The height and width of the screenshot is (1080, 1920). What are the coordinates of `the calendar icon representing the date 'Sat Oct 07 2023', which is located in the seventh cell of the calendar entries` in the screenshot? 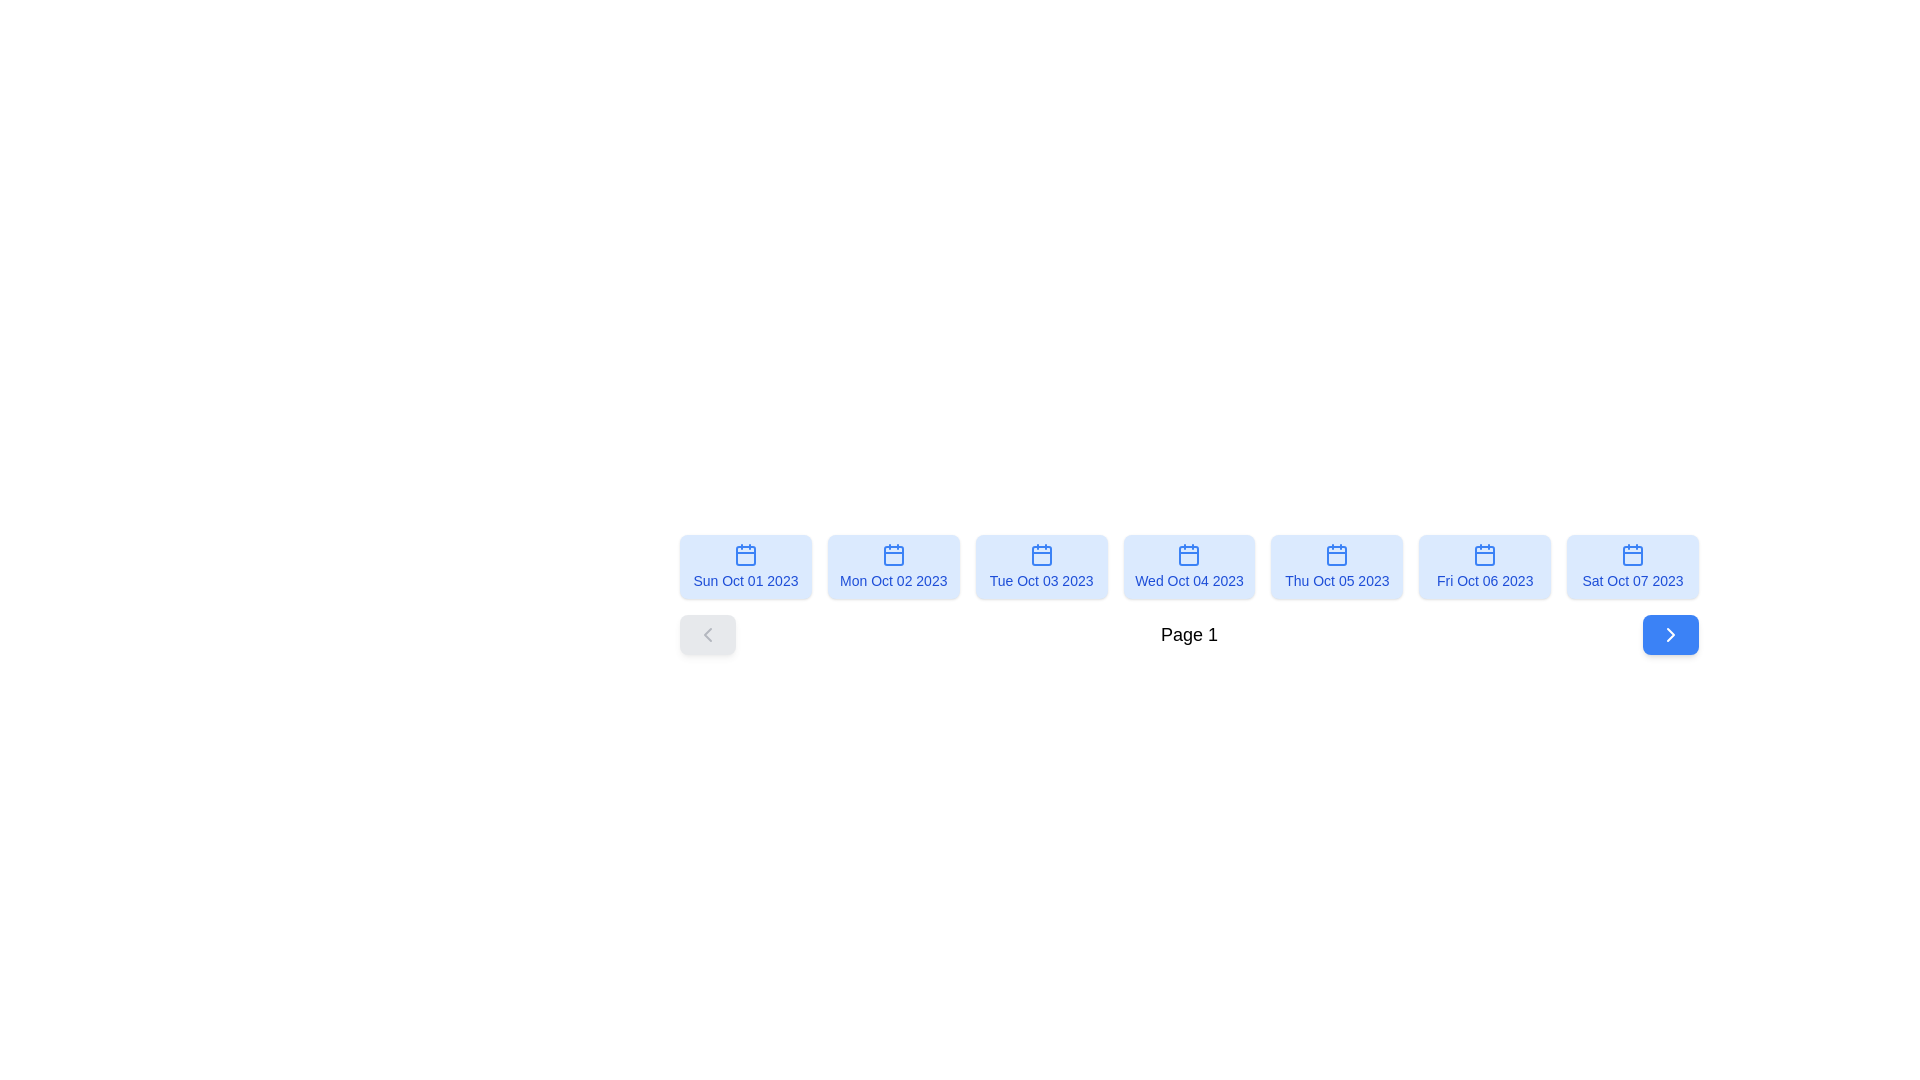 It's located at (1633, 555).